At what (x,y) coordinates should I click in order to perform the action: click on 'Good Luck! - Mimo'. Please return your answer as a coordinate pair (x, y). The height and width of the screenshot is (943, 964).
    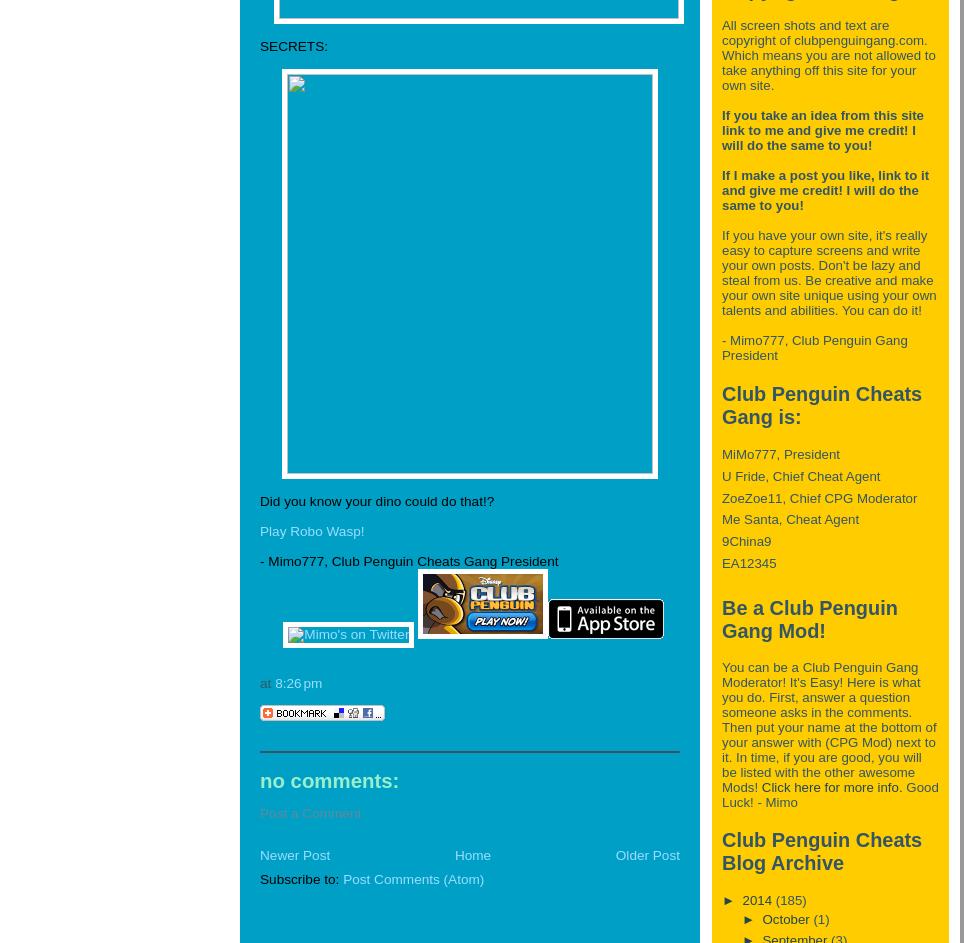
    Looking at the image, I should click on (829, 793).